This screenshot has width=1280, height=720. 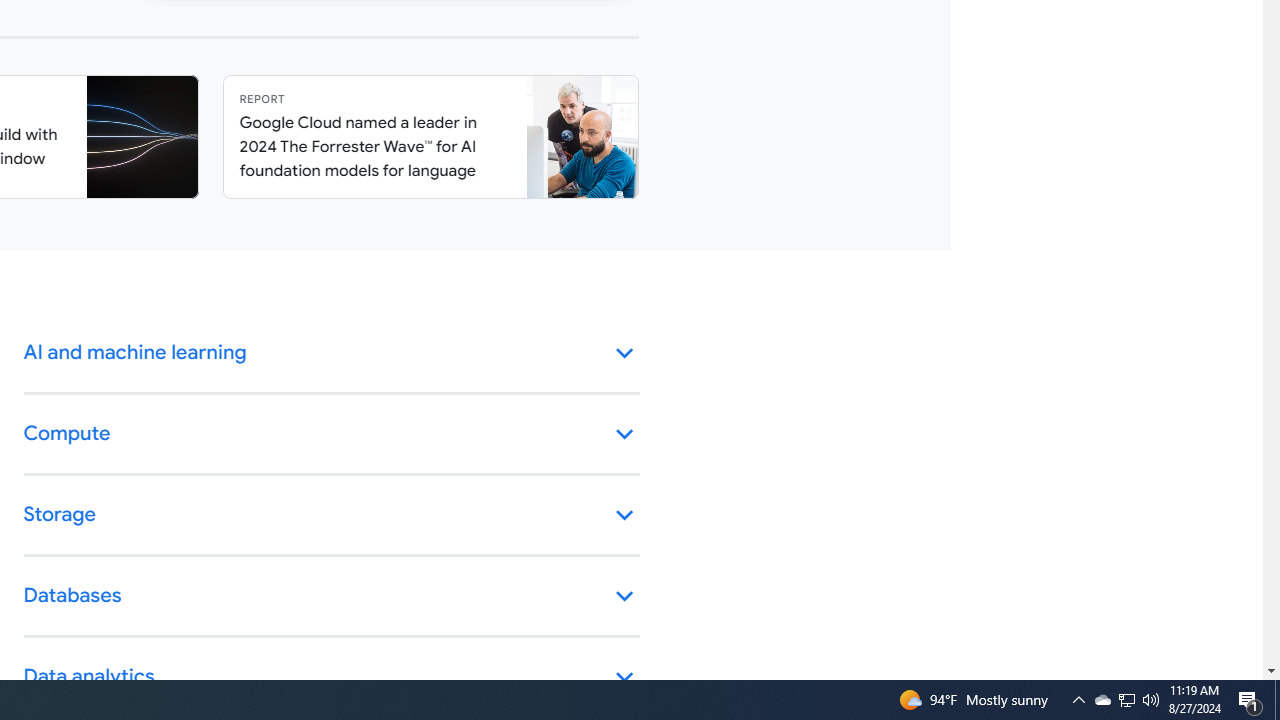 I want to click on 'Compute keyboard_arrow_down', so click(x=331, y=433).